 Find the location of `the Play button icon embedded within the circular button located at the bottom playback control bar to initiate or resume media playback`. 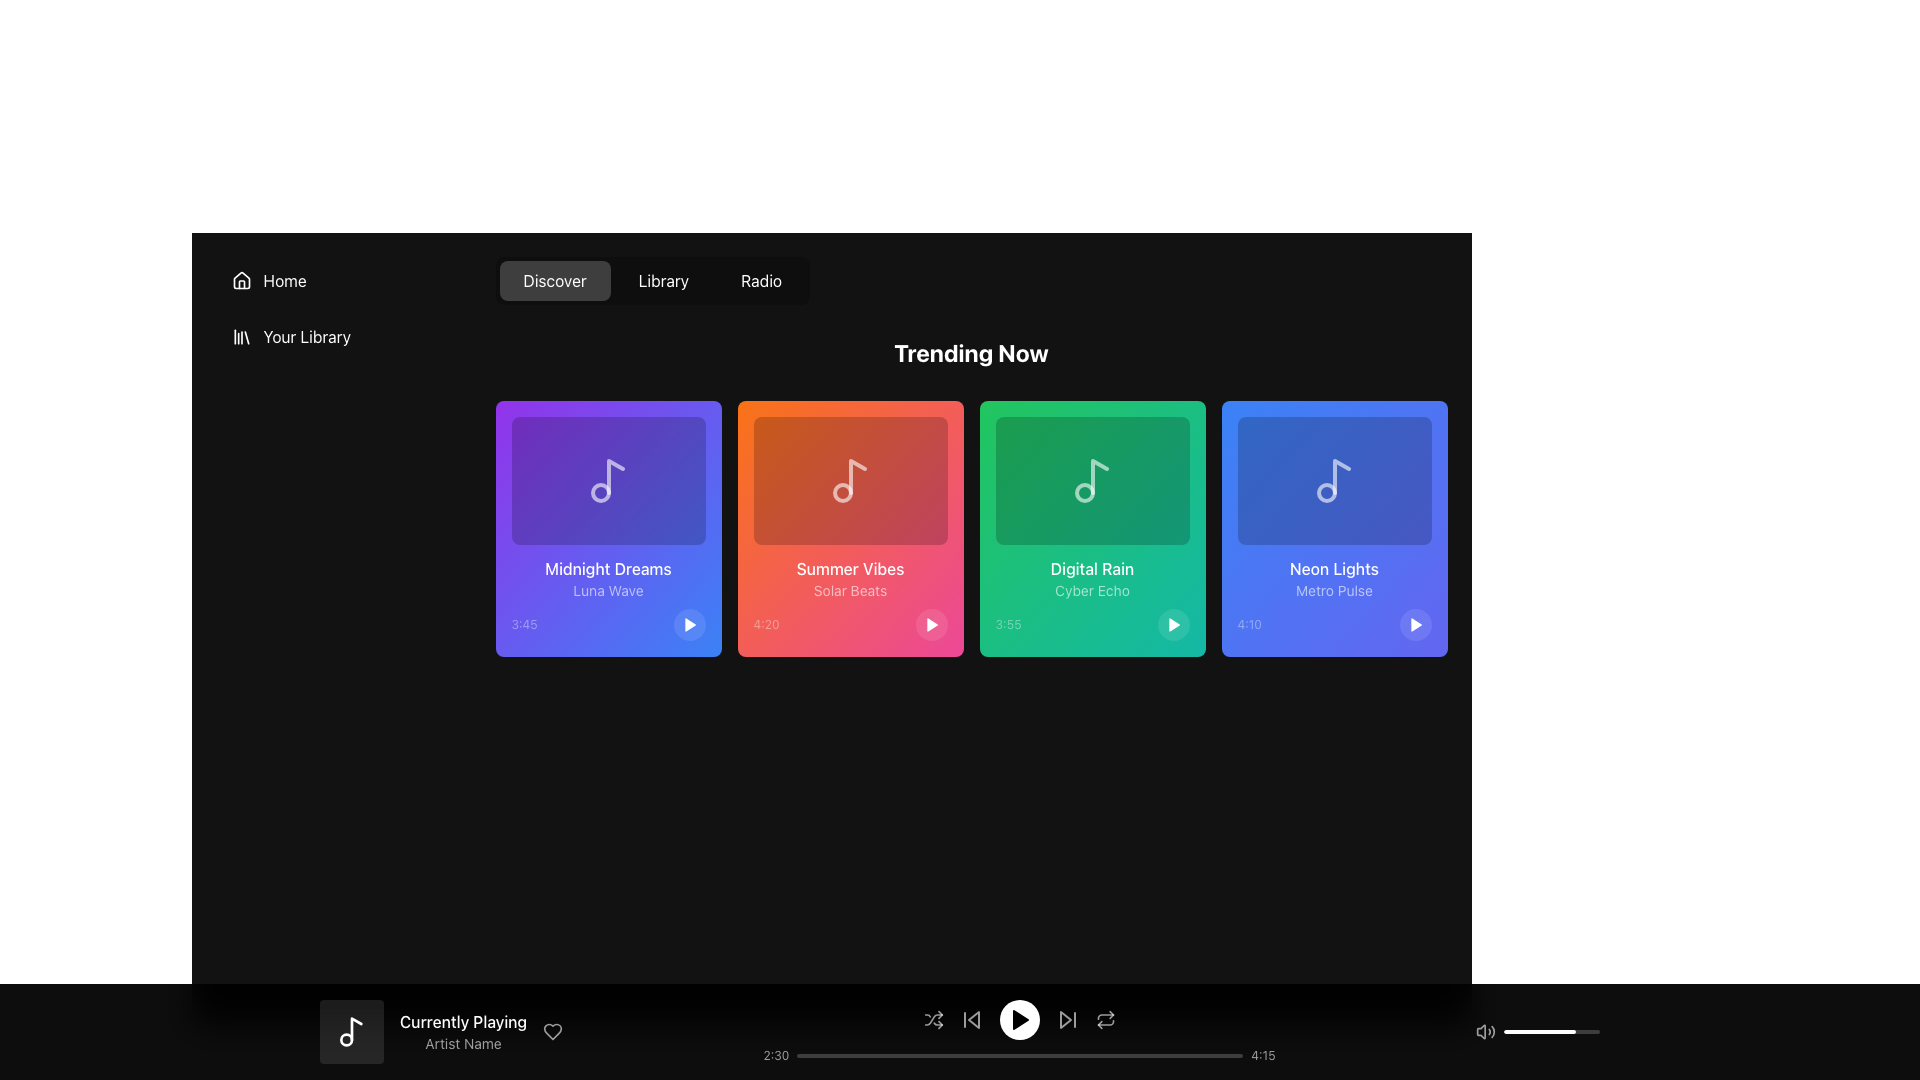

the Play button icon embedded within the circular button located at the bottom playback control bar to initiate or resume media playback is located at coordinates (1019, 1019).